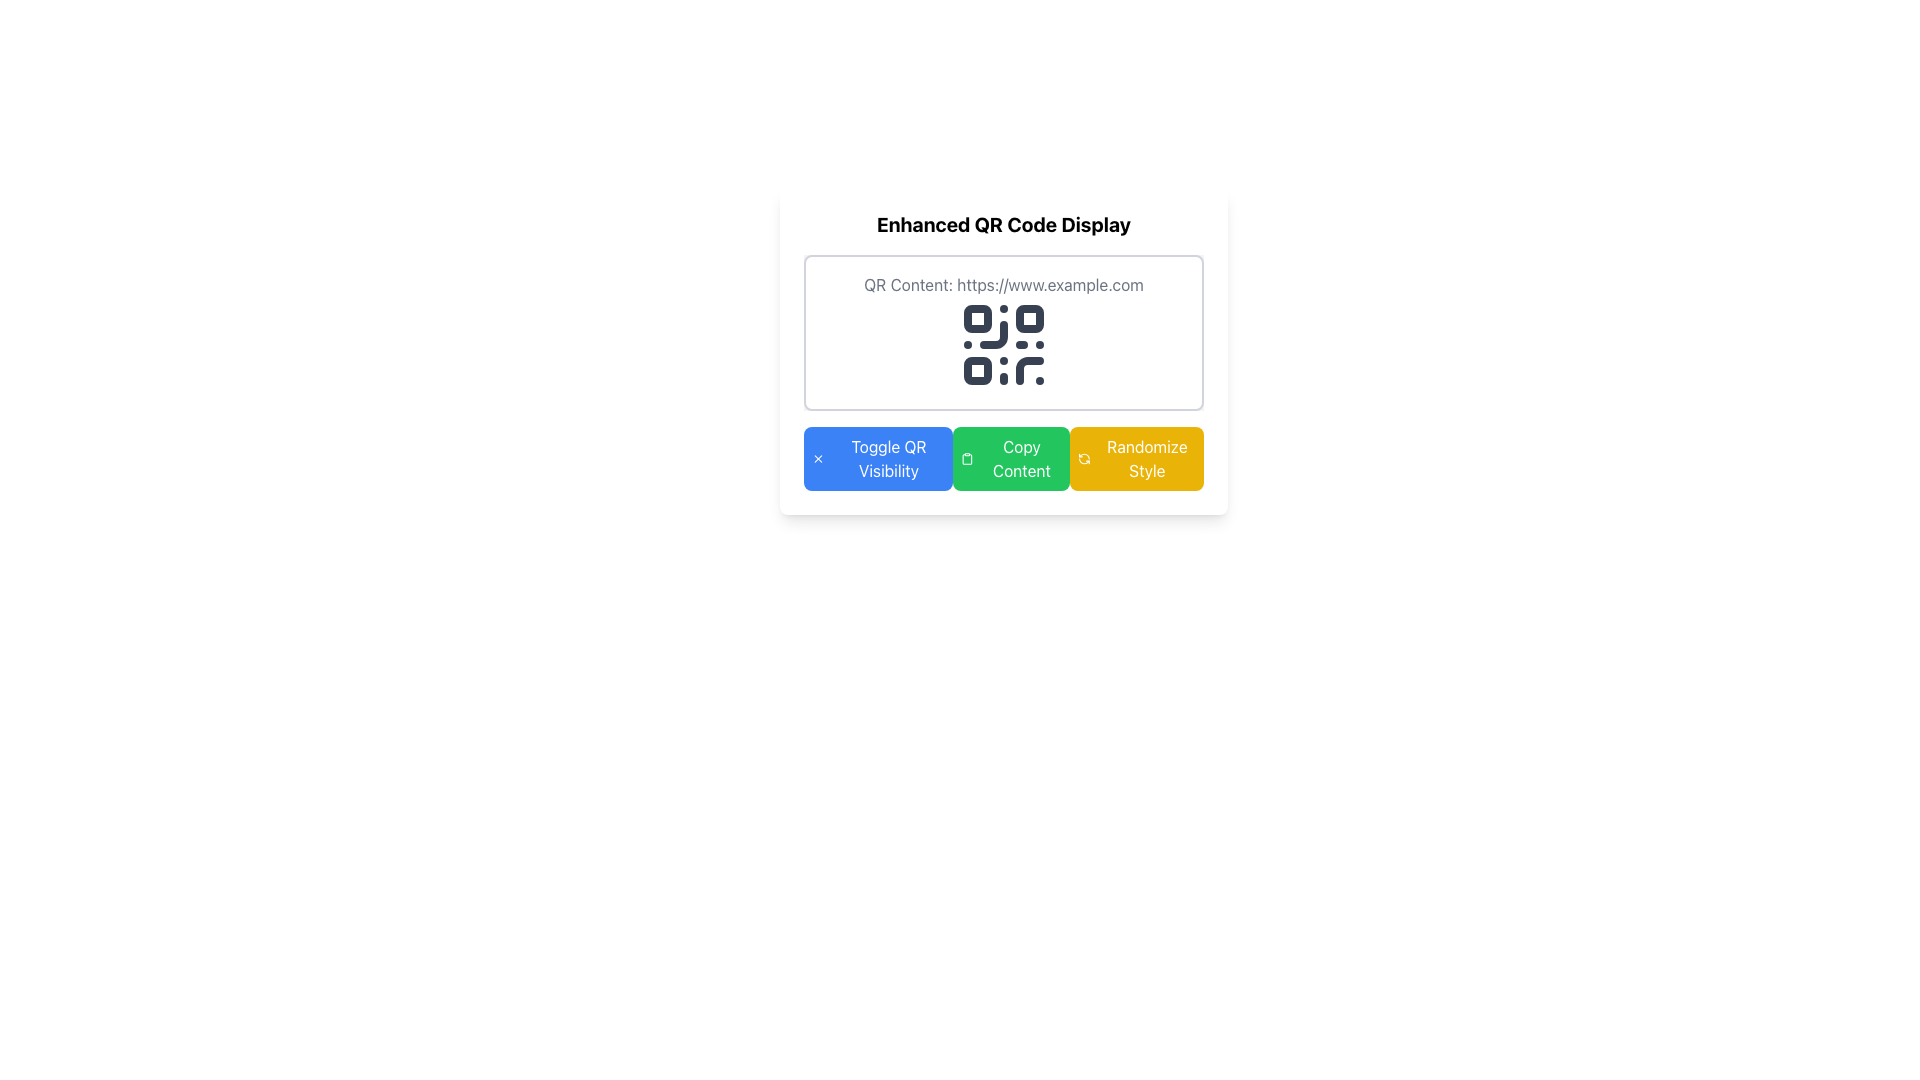 The width and height of the screenshot is (1920, 1080). I want to click on the second square in the upper right corner of the QR code grid, which is a non-interactable visual element representing part of the QR code's data, so click(1030, 318).